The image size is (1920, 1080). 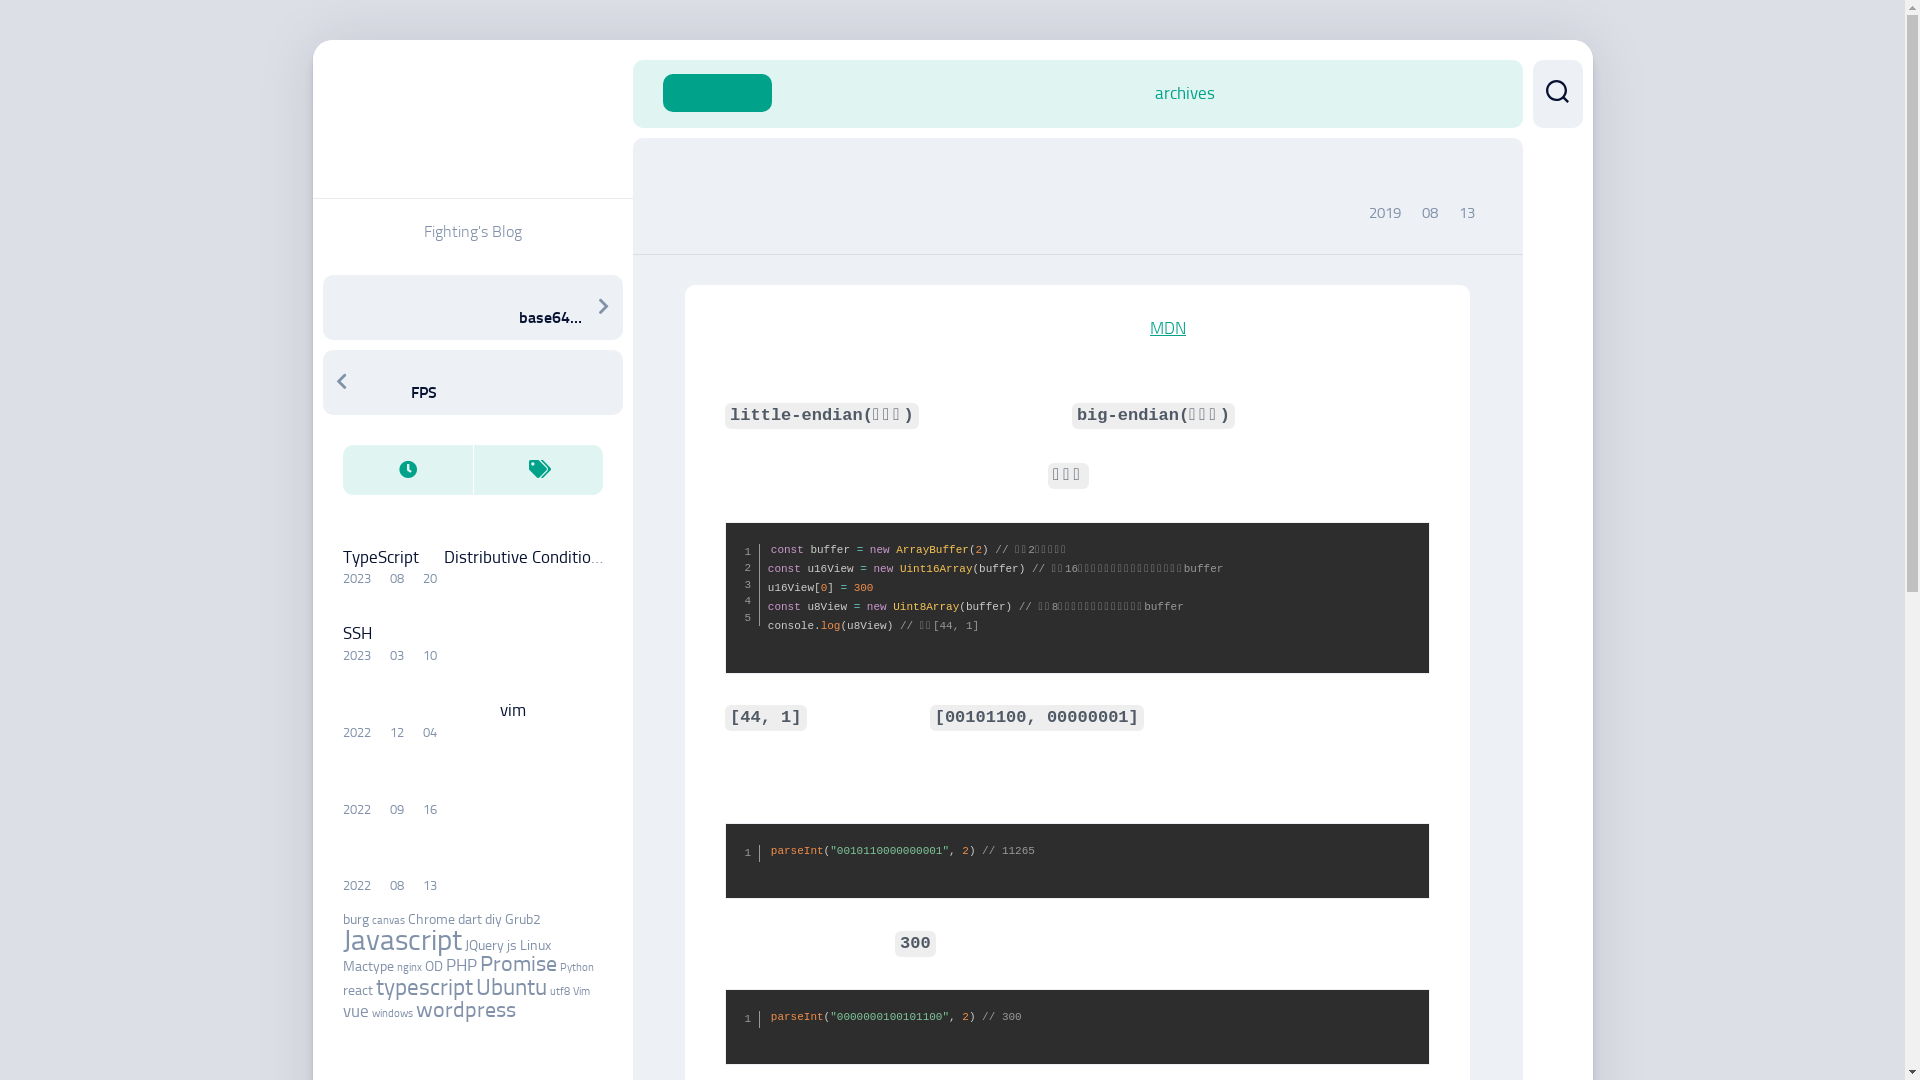 What do you see at coordinates (537, 470) in the screenshot?
I see `'Tags'` at bounding box center [537, 470].